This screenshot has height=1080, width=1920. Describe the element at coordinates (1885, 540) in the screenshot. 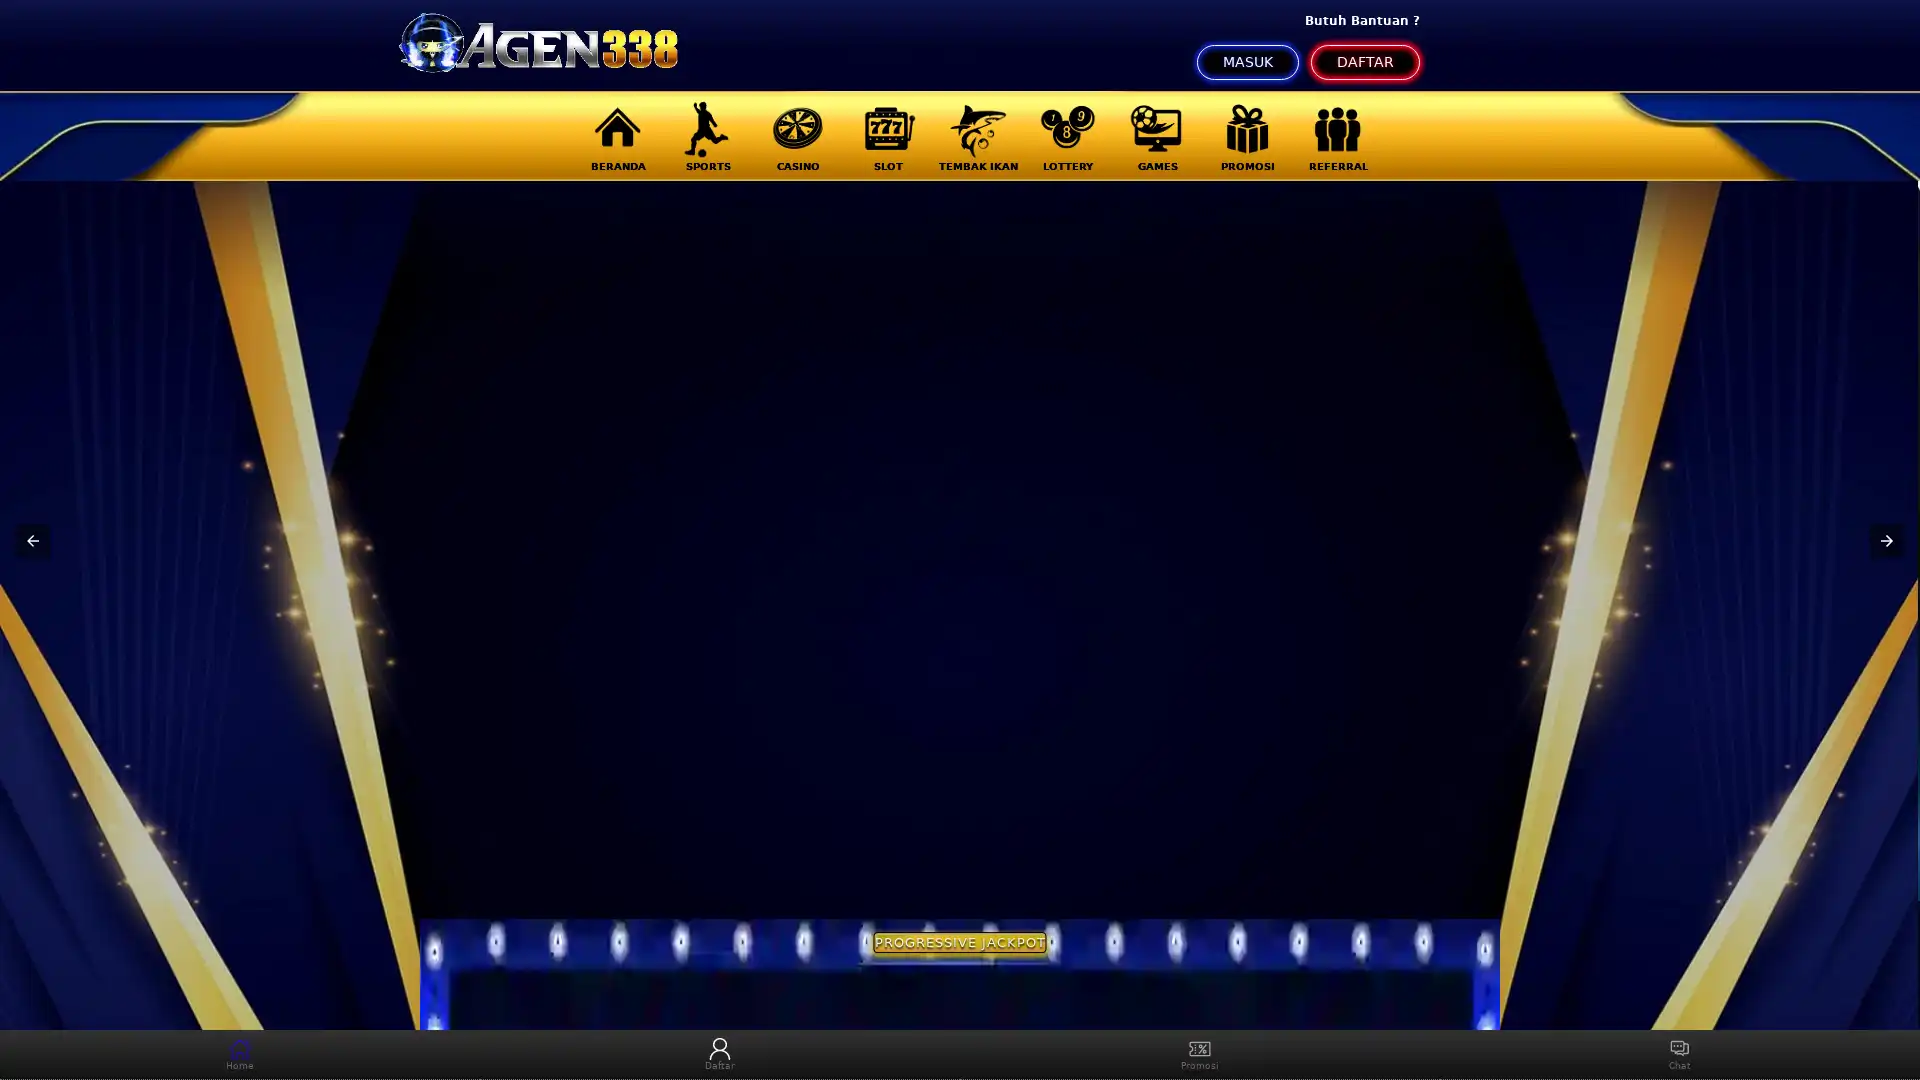

I see `Next item in carousel (2 of 4)` at that location.